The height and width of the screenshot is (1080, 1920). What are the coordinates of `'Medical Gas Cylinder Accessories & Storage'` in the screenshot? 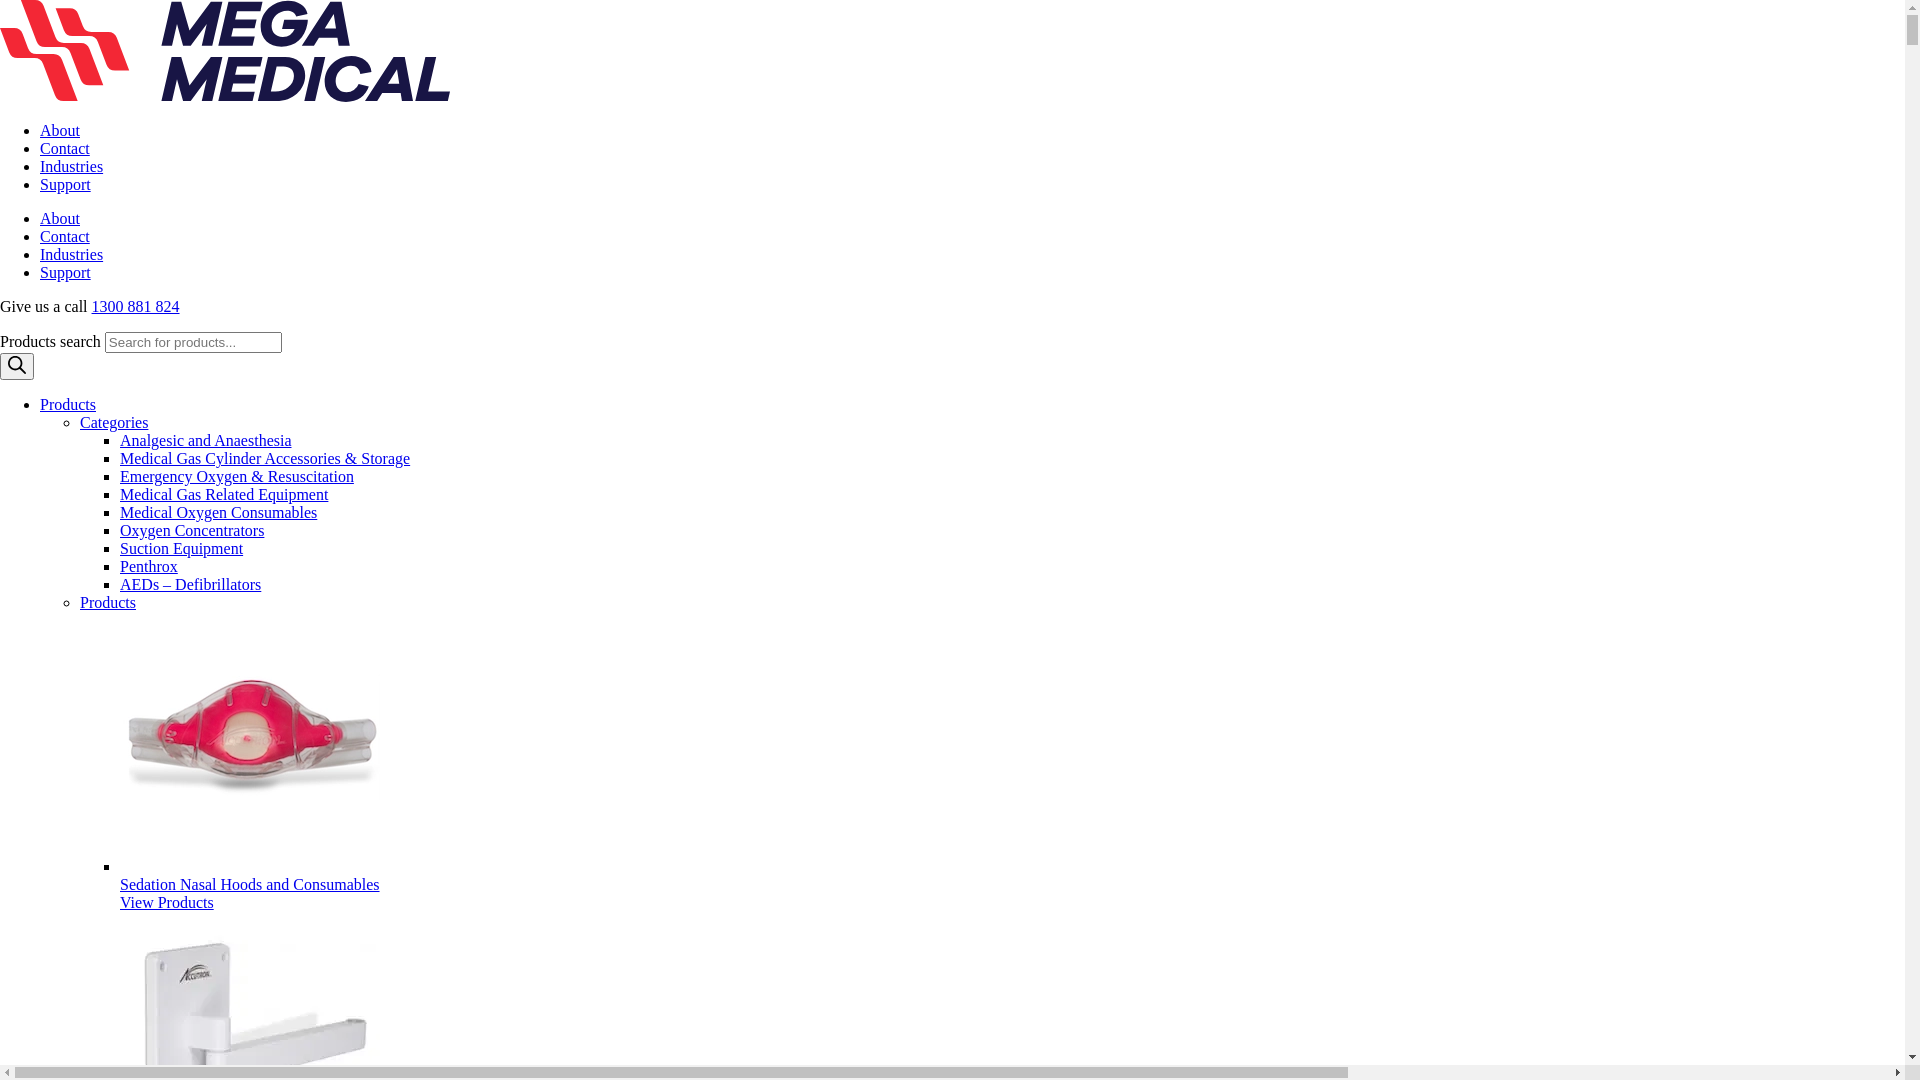 It's located at (263, 458).